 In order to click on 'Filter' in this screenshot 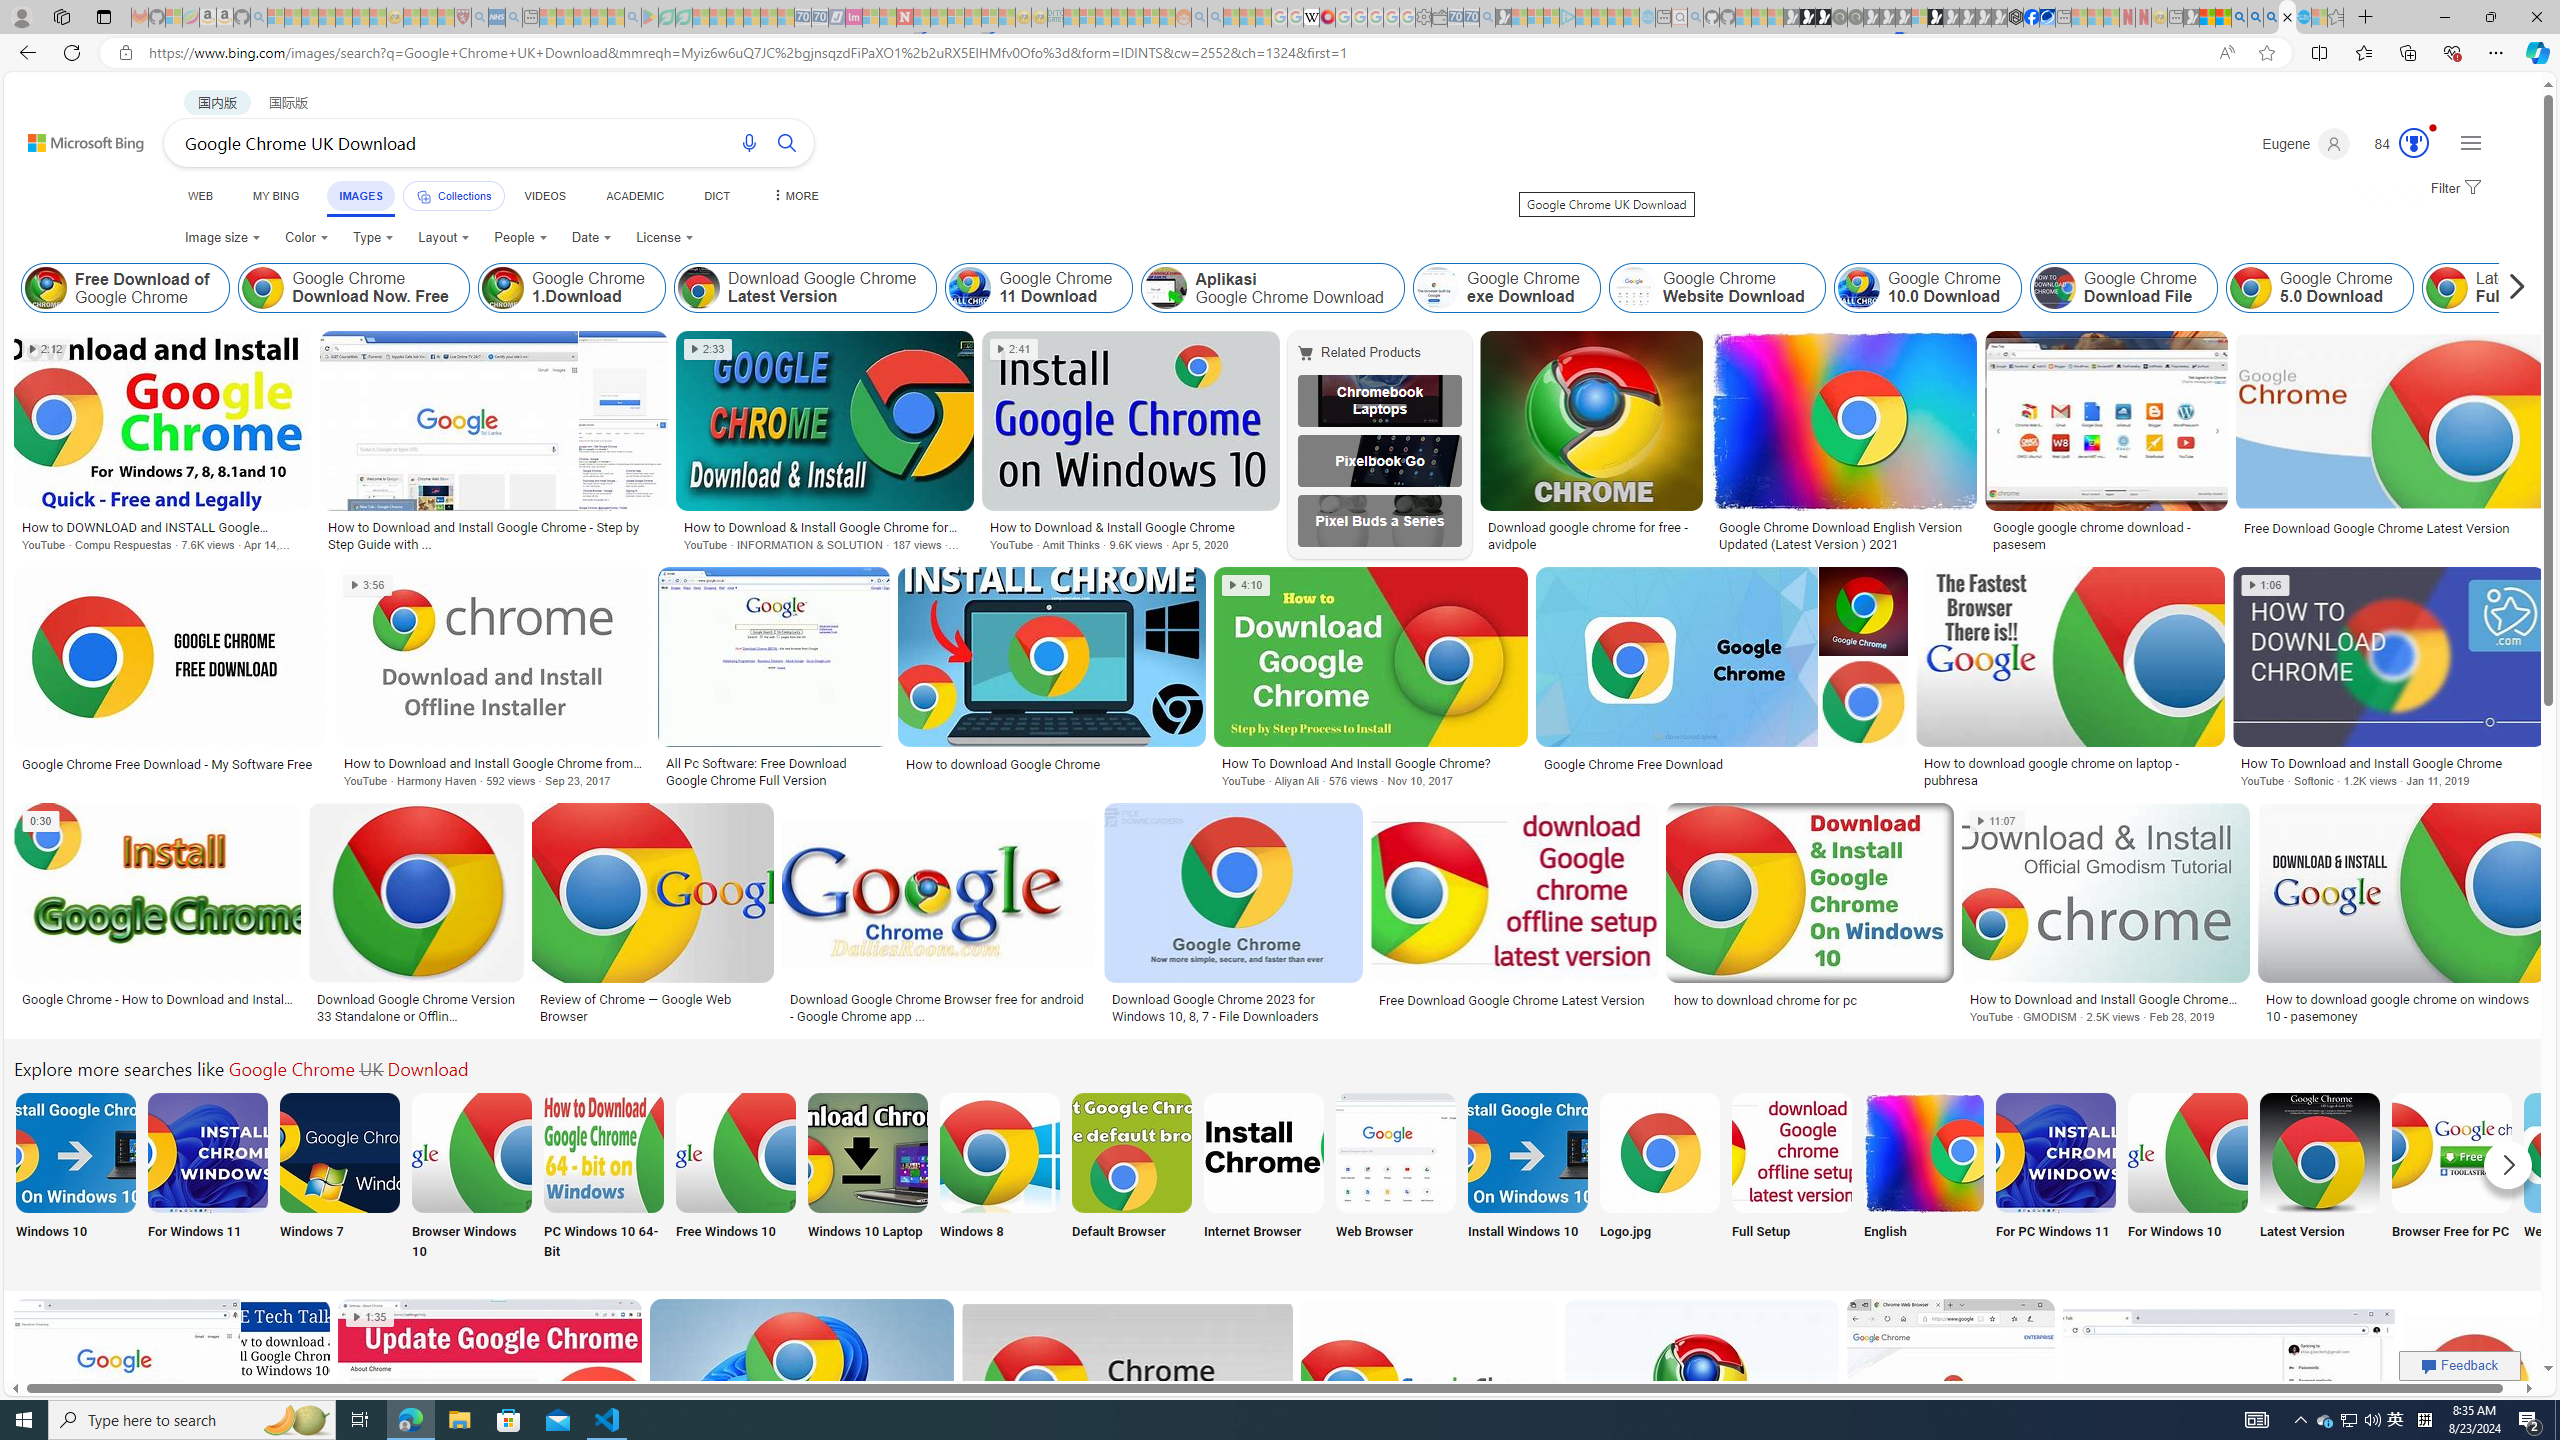, I will do `click(2453, 188)`.